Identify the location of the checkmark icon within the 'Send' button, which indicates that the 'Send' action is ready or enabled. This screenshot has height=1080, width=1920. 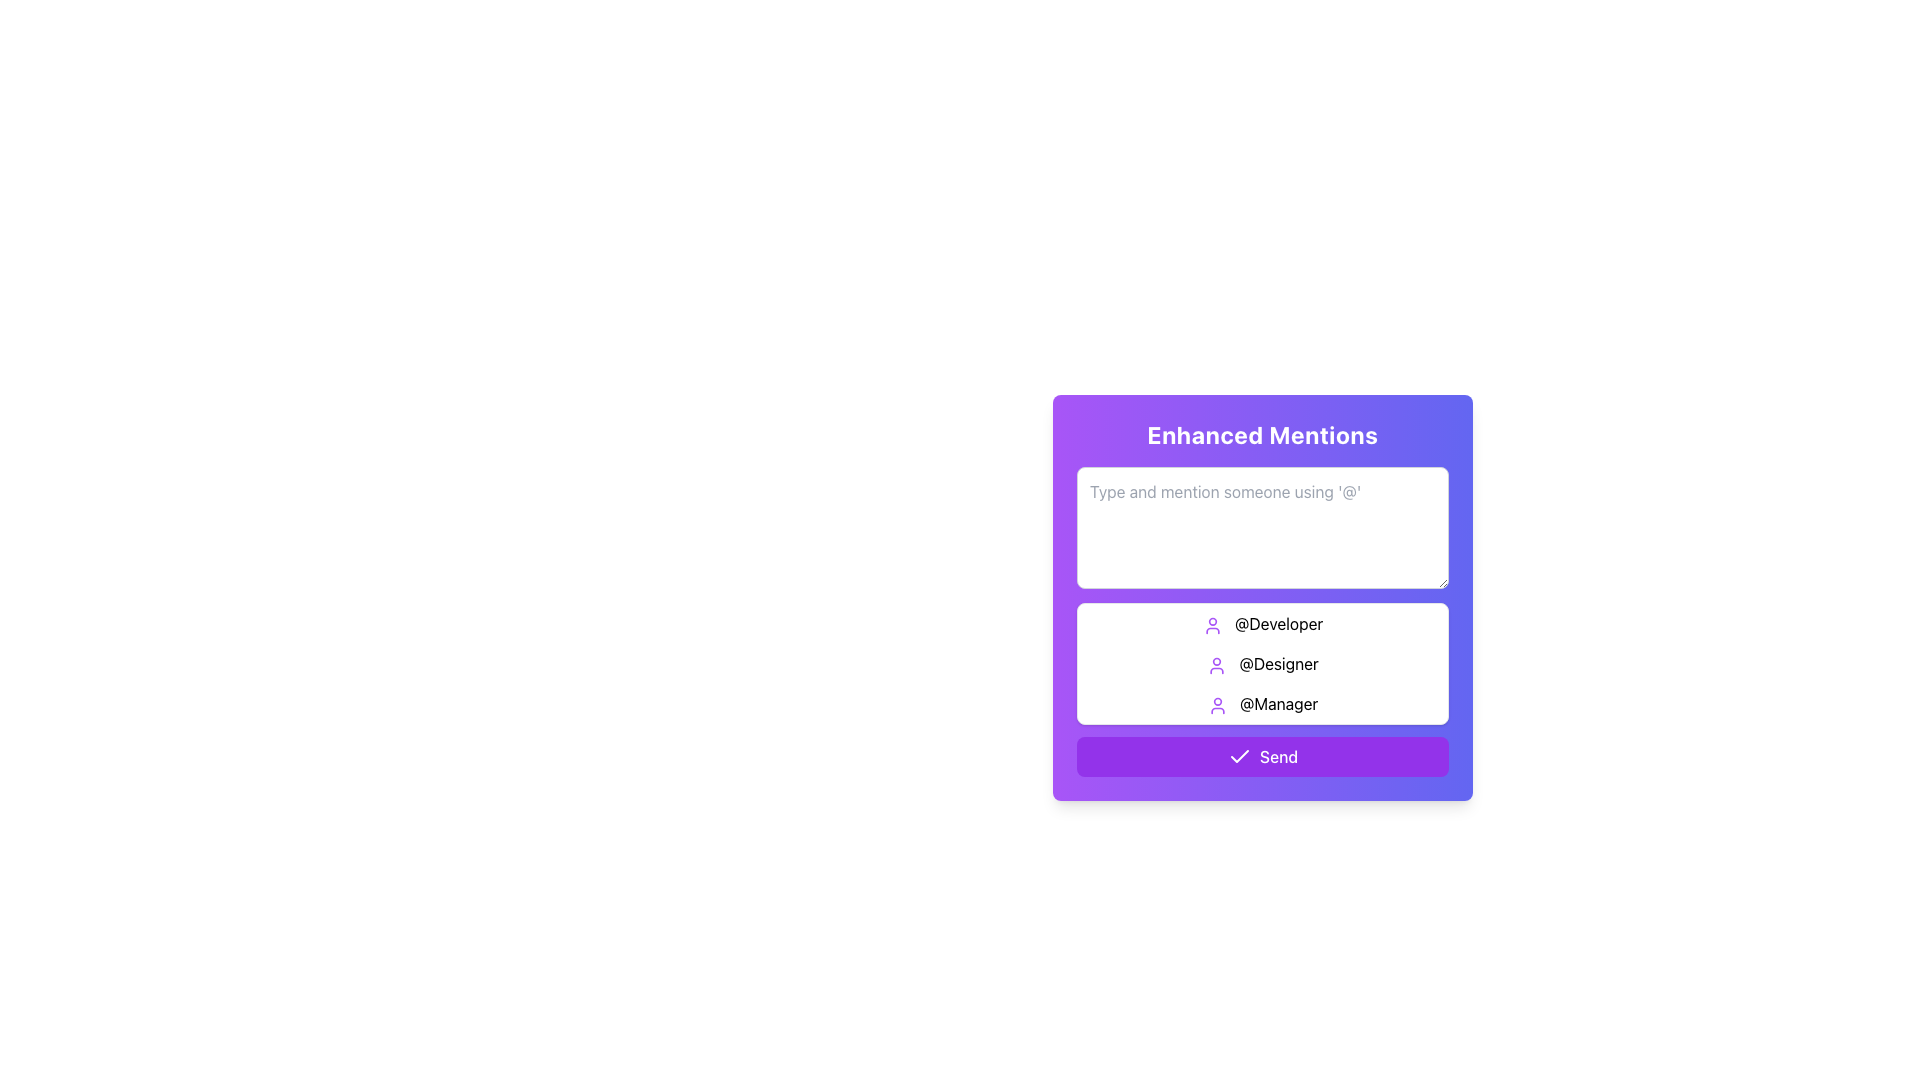
(1238, 756).